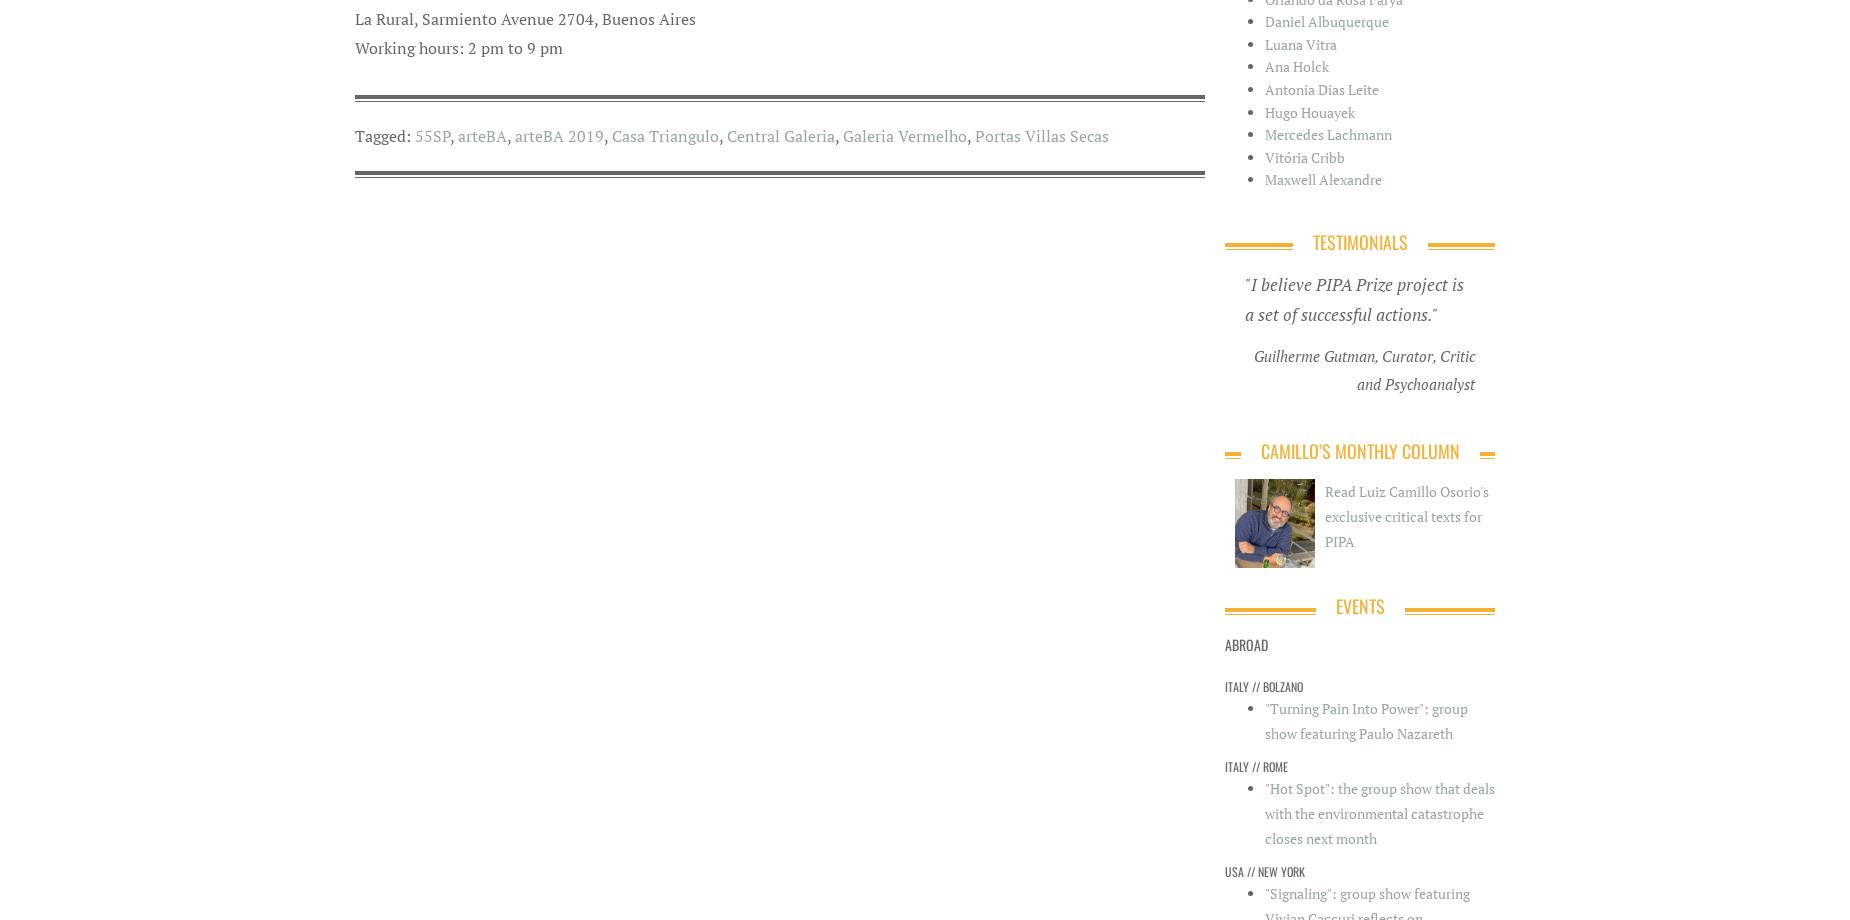  I want to click on 'Guilherme Gutman, Curator, Critic and Psychoanalyst', so click(1363, 368).